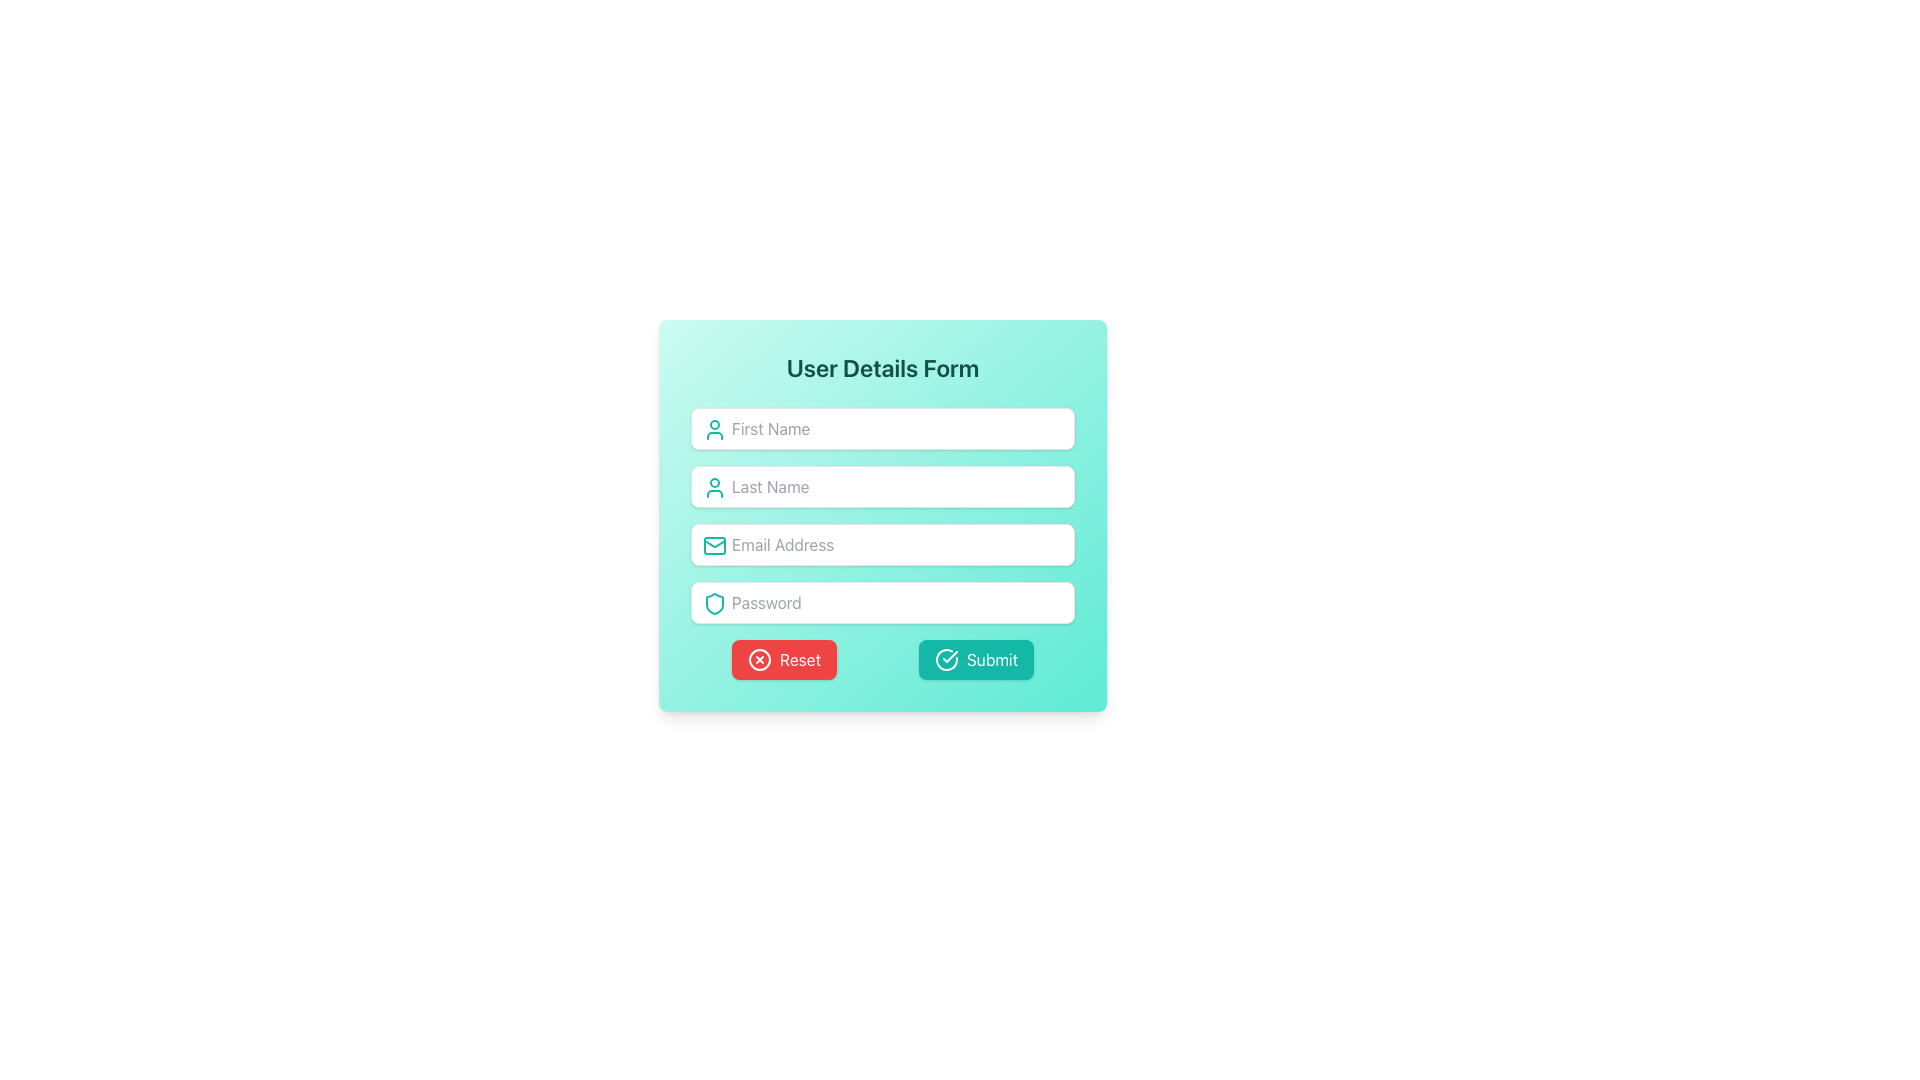 Image resolution: width=1920 pixels, height=1080 pixels. What do you see at coordinates (715, 603) in the screenshot?
I see `the shield-shaped icon with a teal outline, which is located to the left of the password input field in the user details form` at bounding box center [715, 603].